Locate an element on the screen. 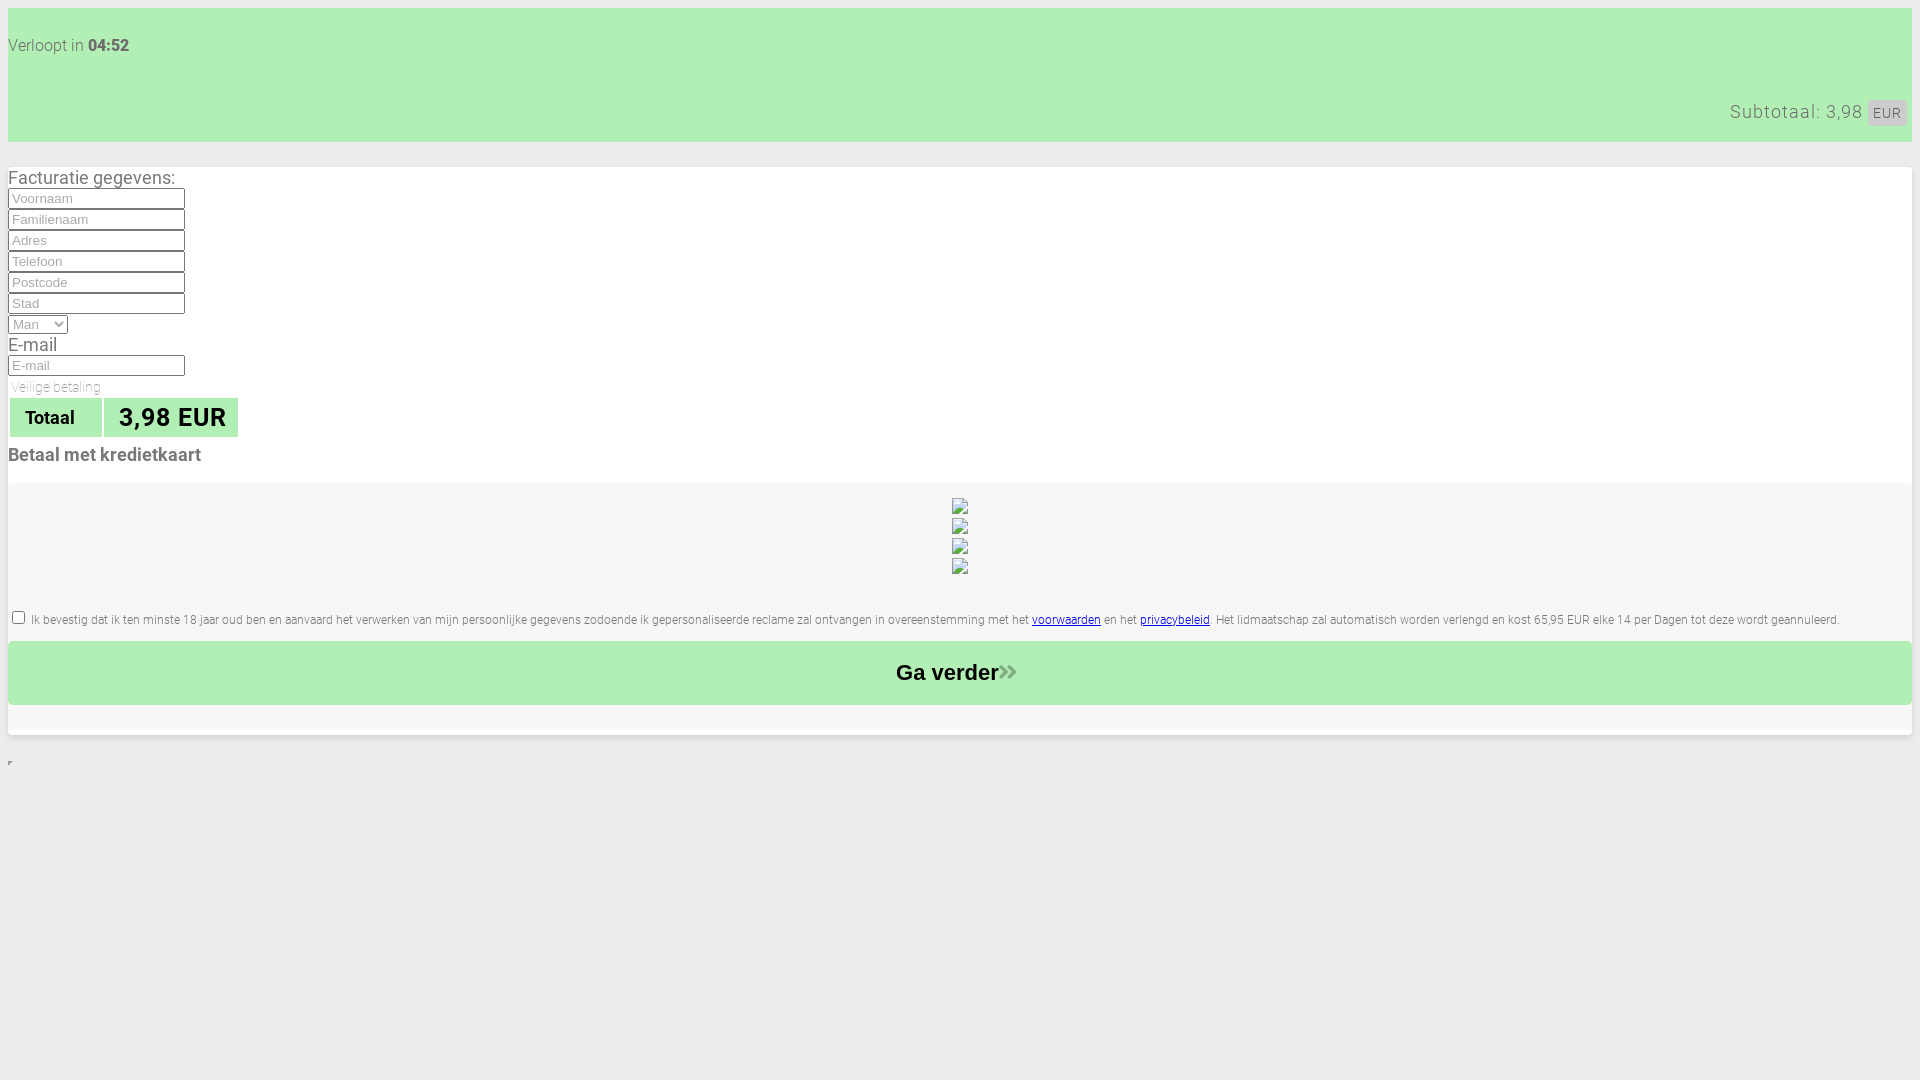  'Ga verder' is located at coordinates (960, 672).